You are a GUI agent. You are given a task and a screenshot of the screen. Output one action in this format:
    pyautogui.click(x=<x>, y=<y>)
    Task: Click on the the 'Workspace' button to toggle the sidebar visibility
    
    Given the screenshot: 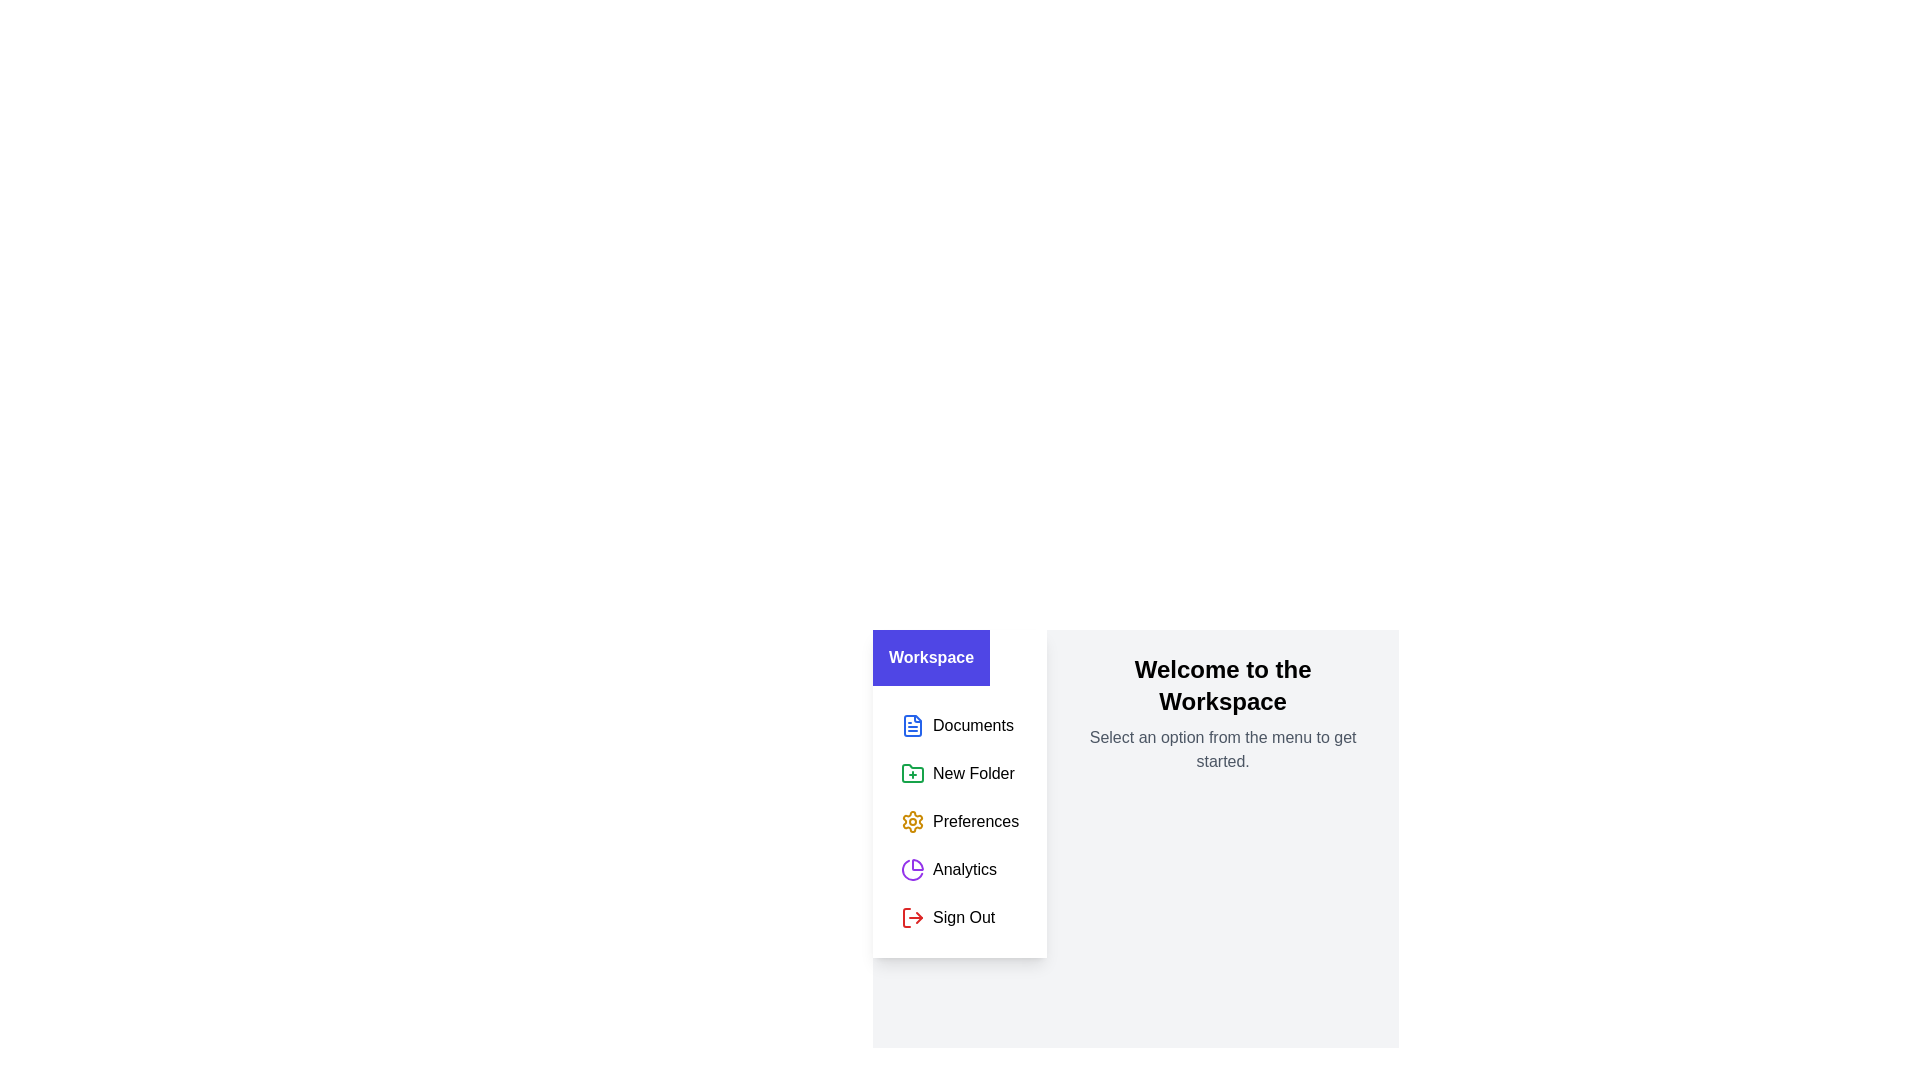 What is the action you would take?
    pyautogui.click(x=930, y=658)
    